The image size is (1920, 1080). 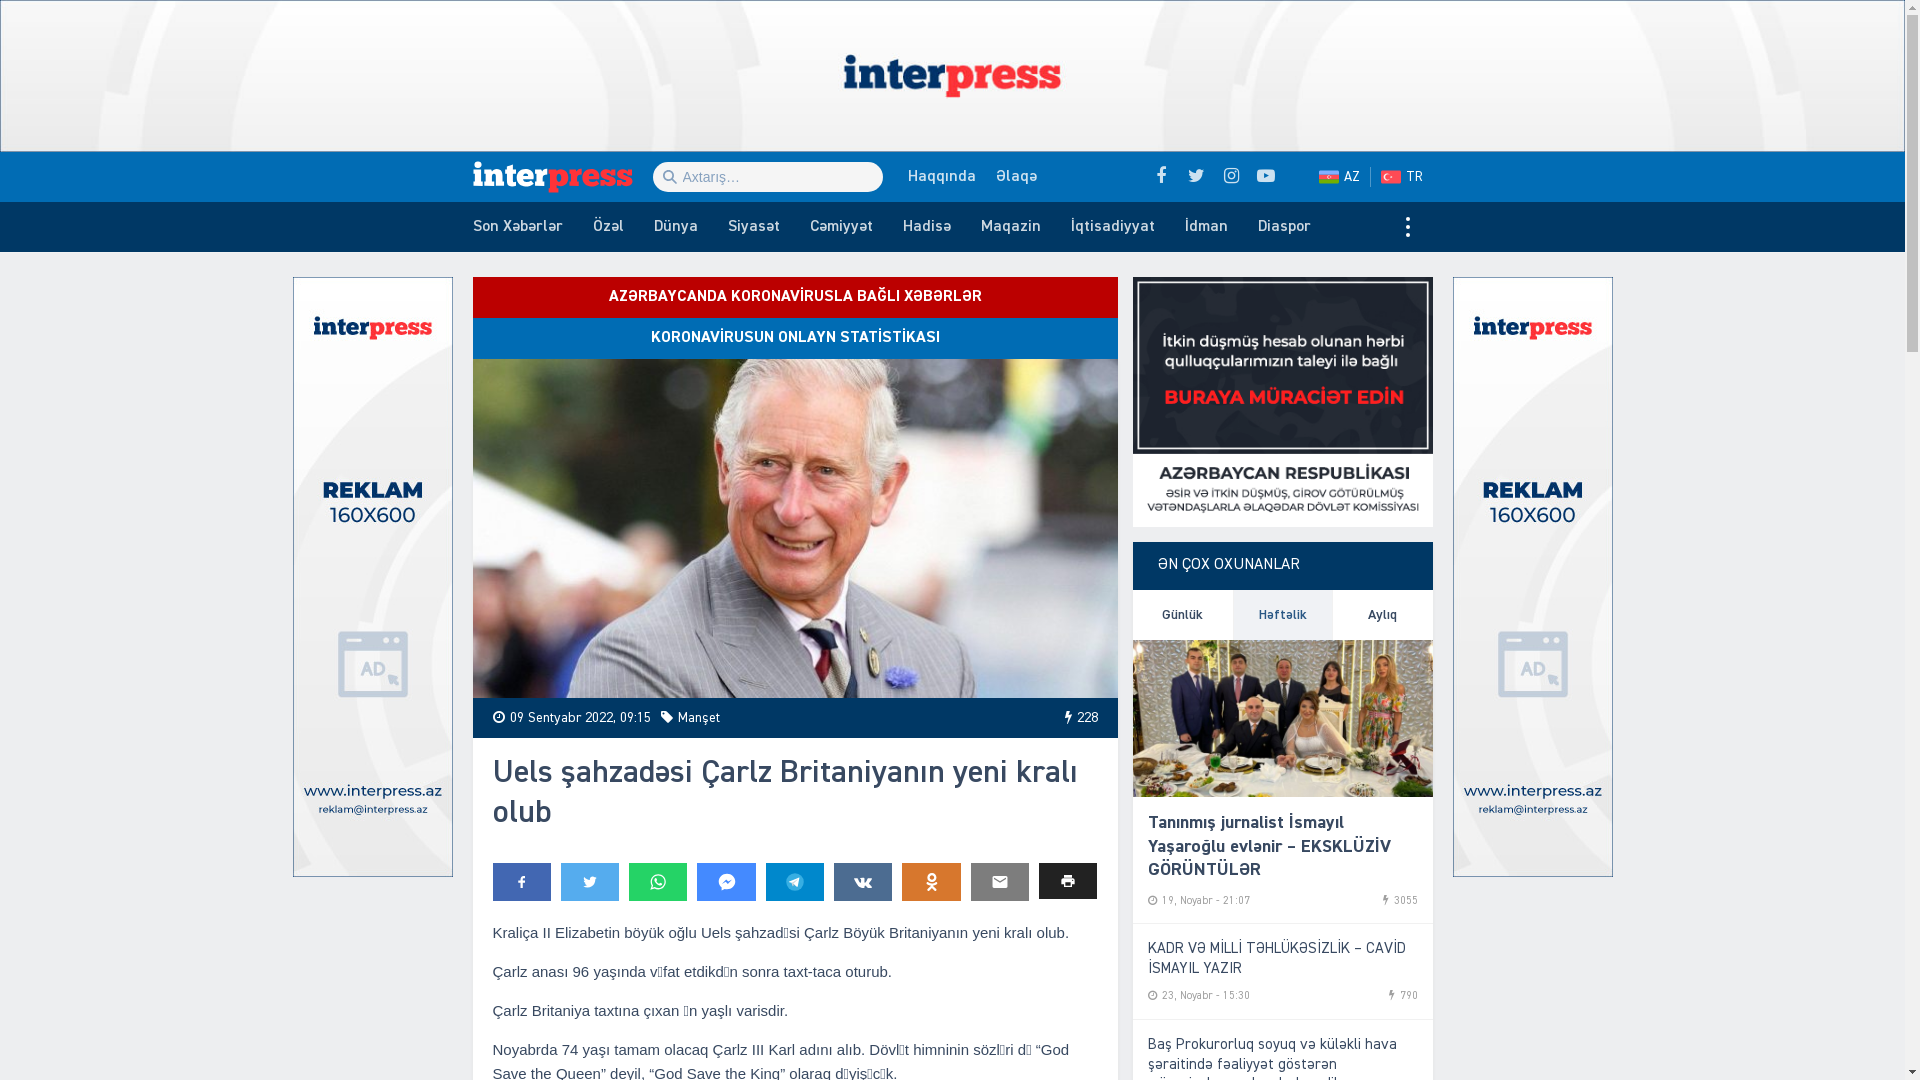 I want to click on 'TR', so click(x=1405, y=176).